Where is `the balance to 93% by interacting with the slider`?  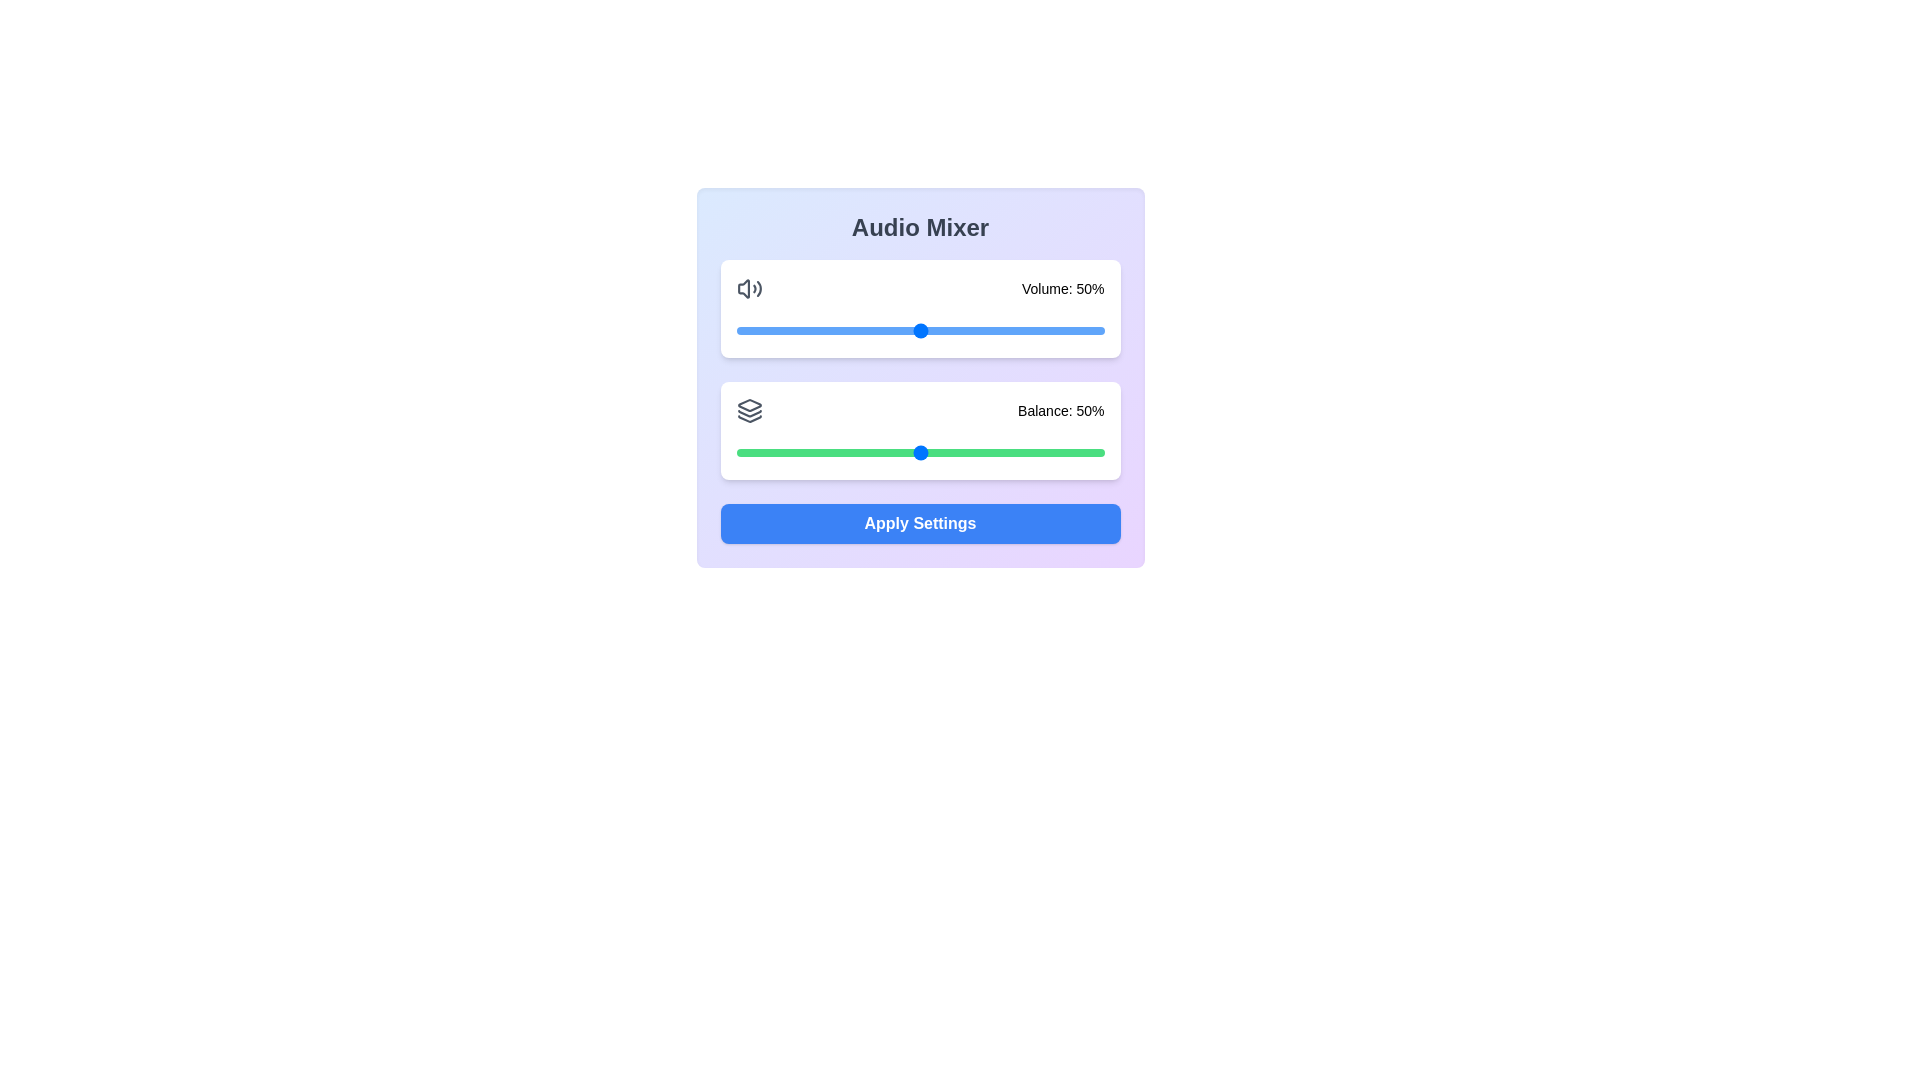 the balance to 93% by interacting with the slider is located at coordinates (1077, 452).